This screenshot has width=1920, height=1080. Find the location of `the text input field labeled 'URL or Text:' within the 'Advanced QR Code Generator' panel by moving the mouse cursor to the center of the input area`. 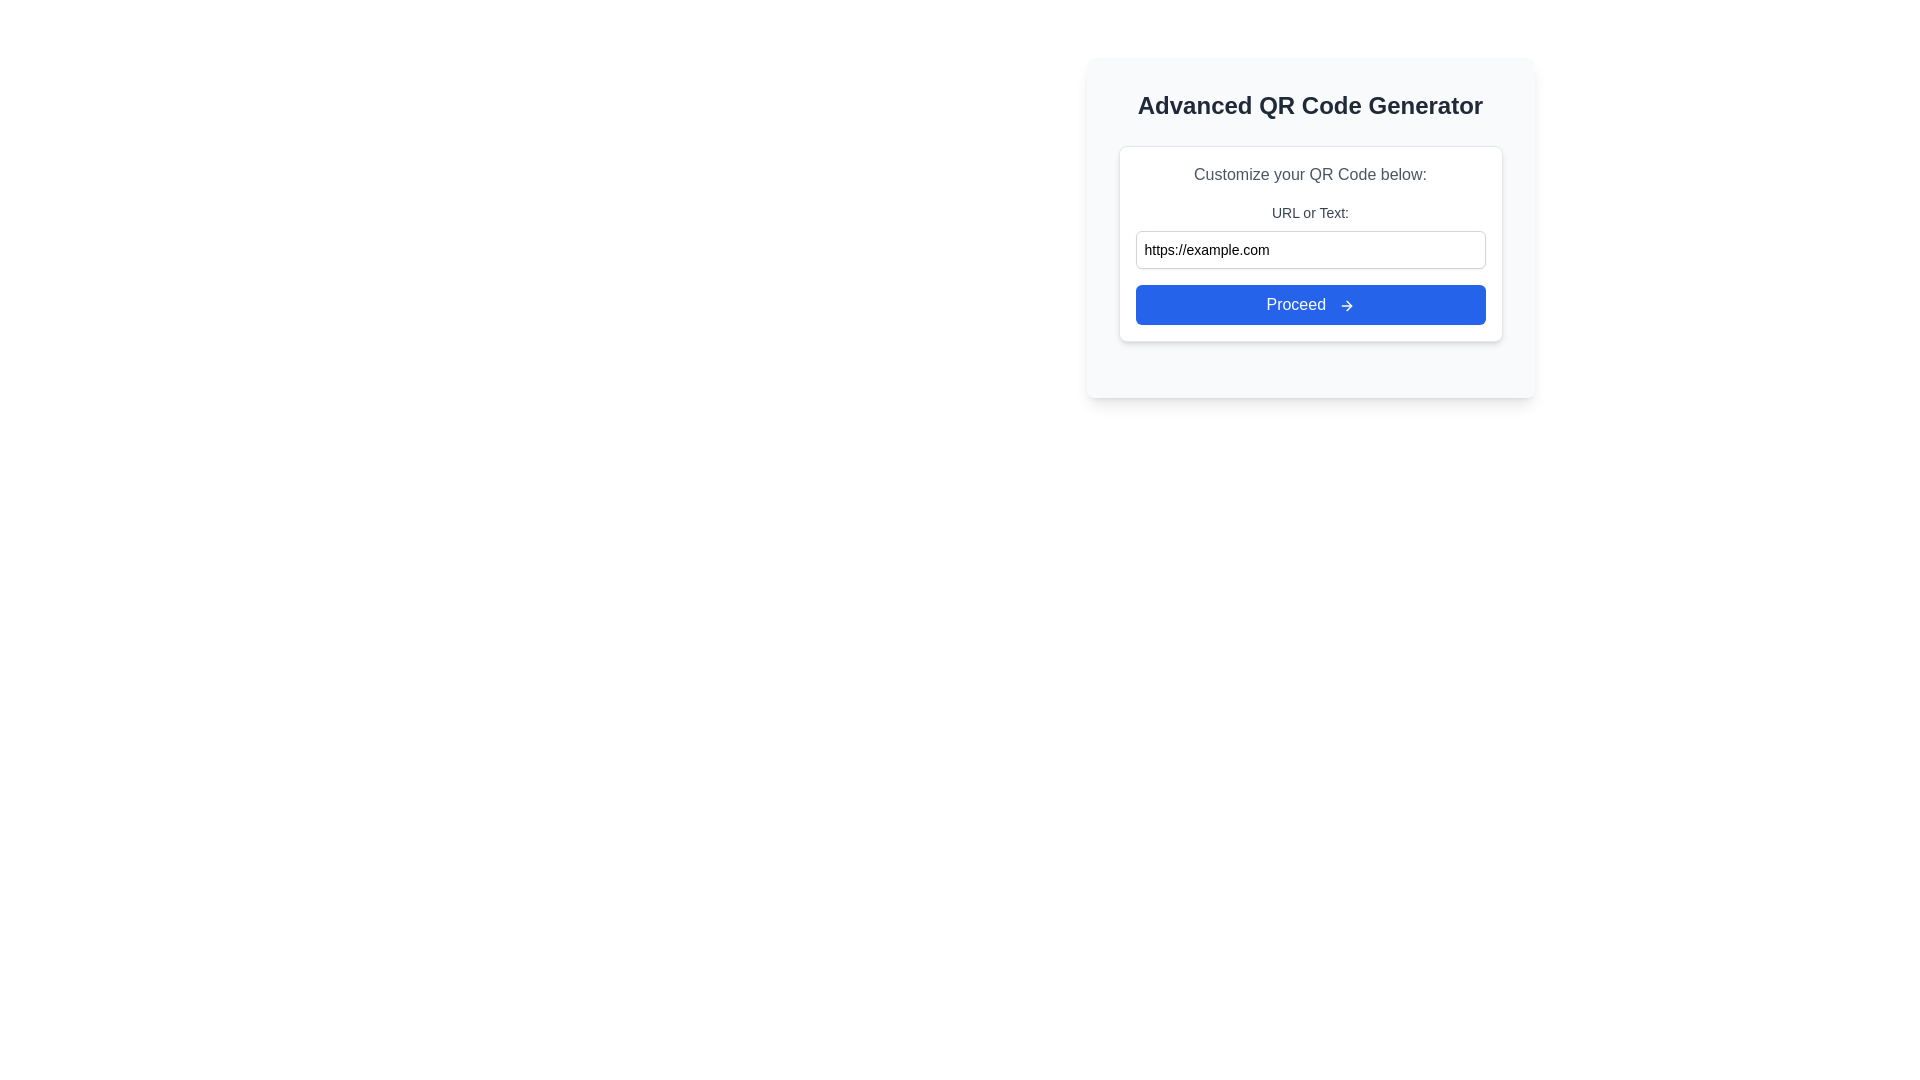

the text input field labeled 'URL or Text:' within the 'Advanced QR Code Generator' panel by moving the mouse cursor to the center of the input area is located at coordinates (1310, 226).